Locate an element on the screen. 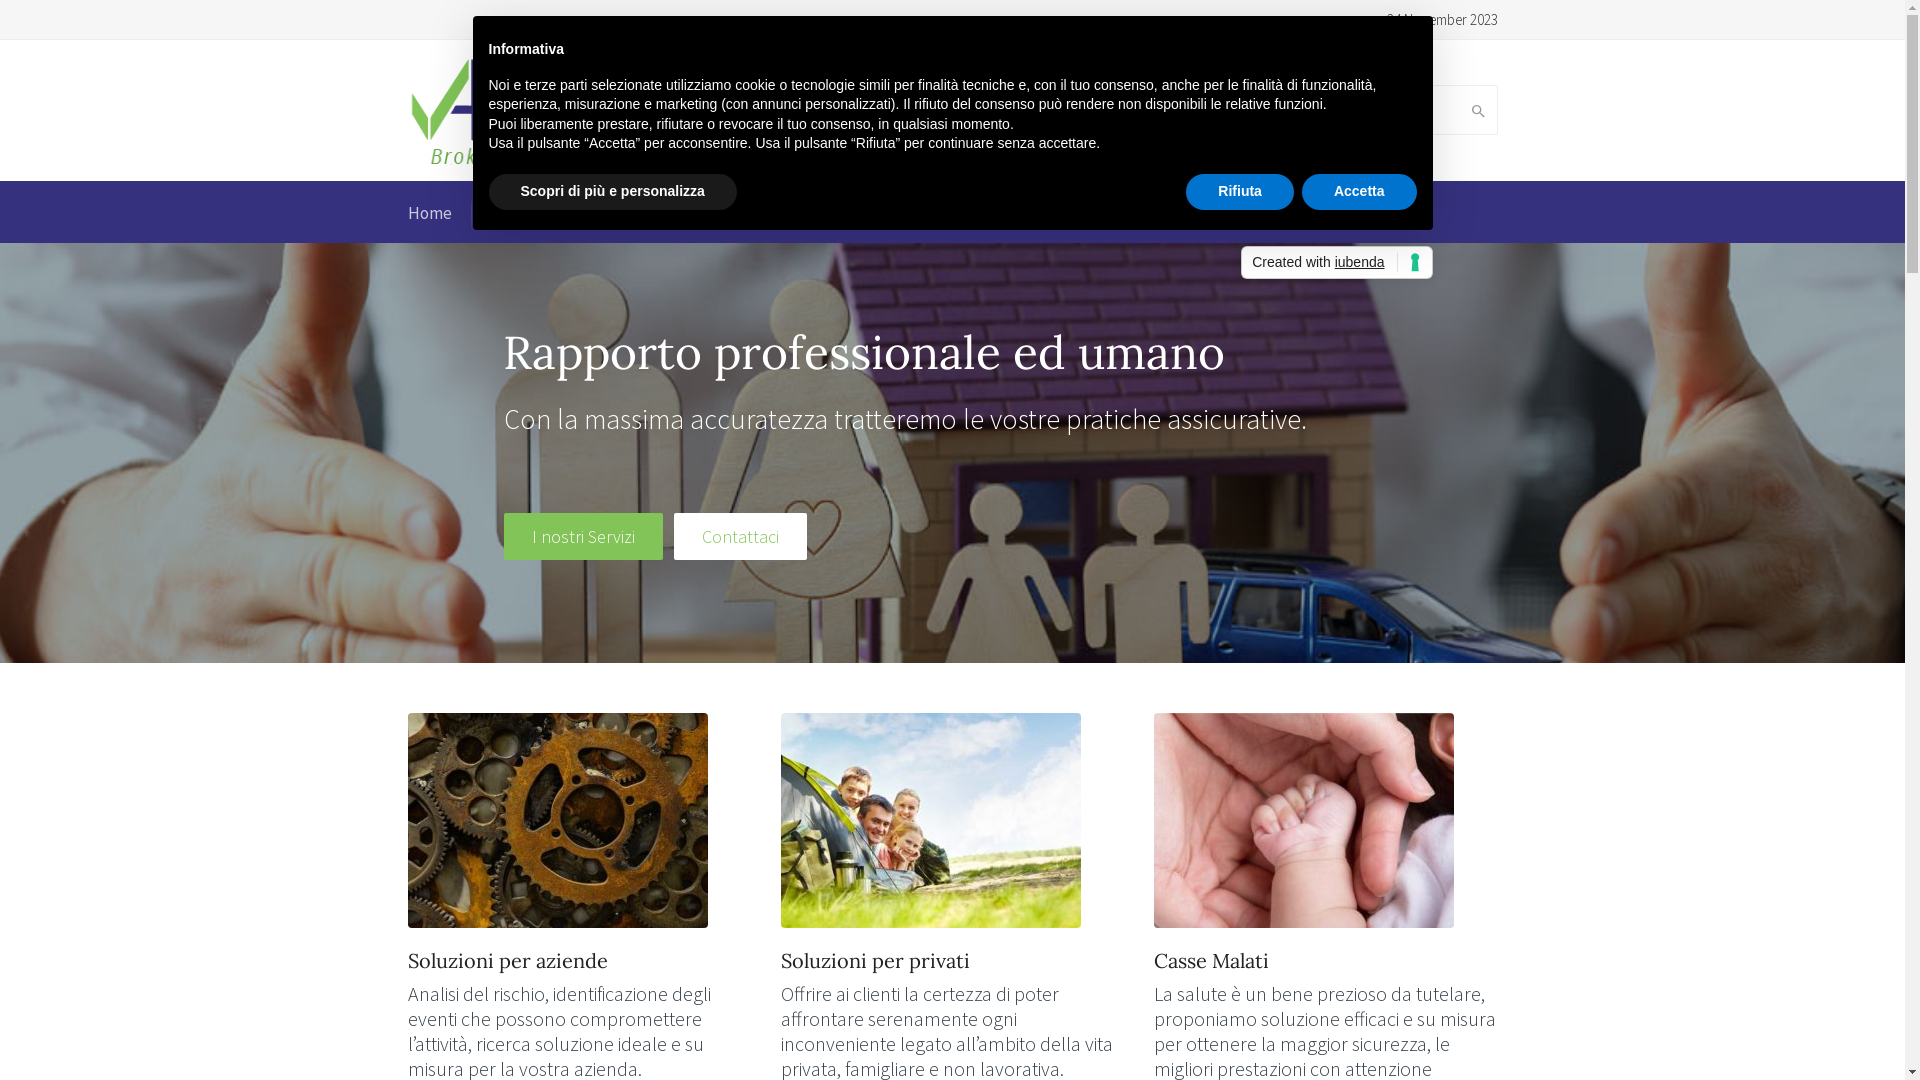 This screenshot has width=1920, height=1080. 'Rifiuta' is located at coordinates (1238, 192).